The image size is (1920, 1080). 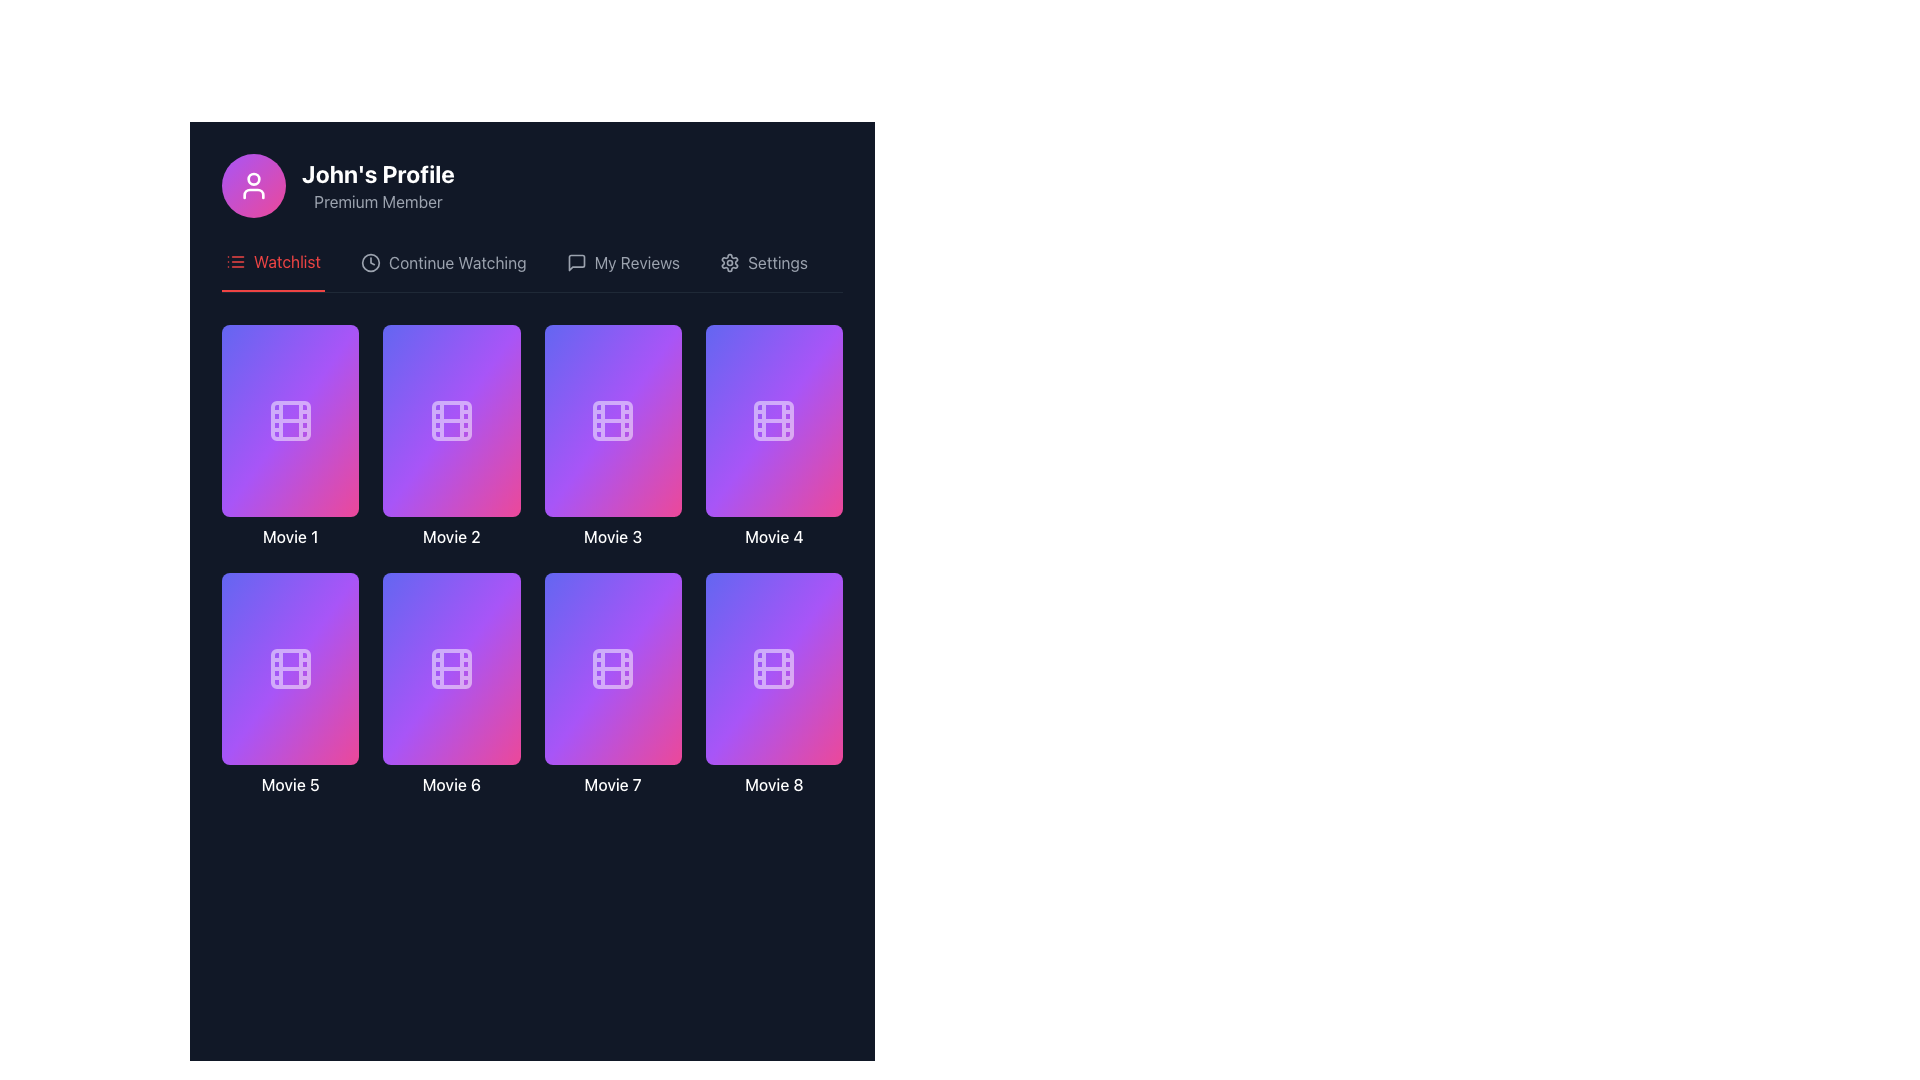 I want to click on the text label identifying the eighth movie in the series, positioned below the corresponding movie thumbnail and centered horizontally beneath it, so click(x=773, y=784).